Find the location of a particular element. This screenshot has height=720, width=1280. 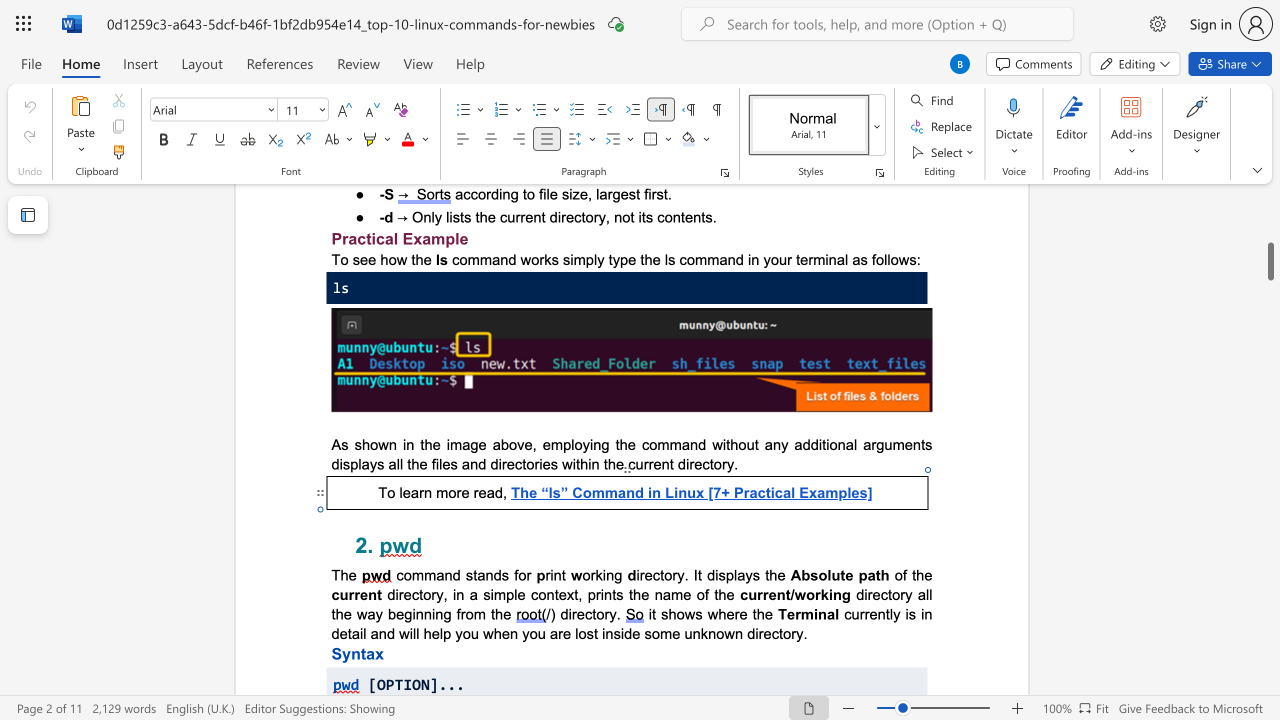

the space between the continuous character "c" and "u" in the text is located at coordinates (507, 216).